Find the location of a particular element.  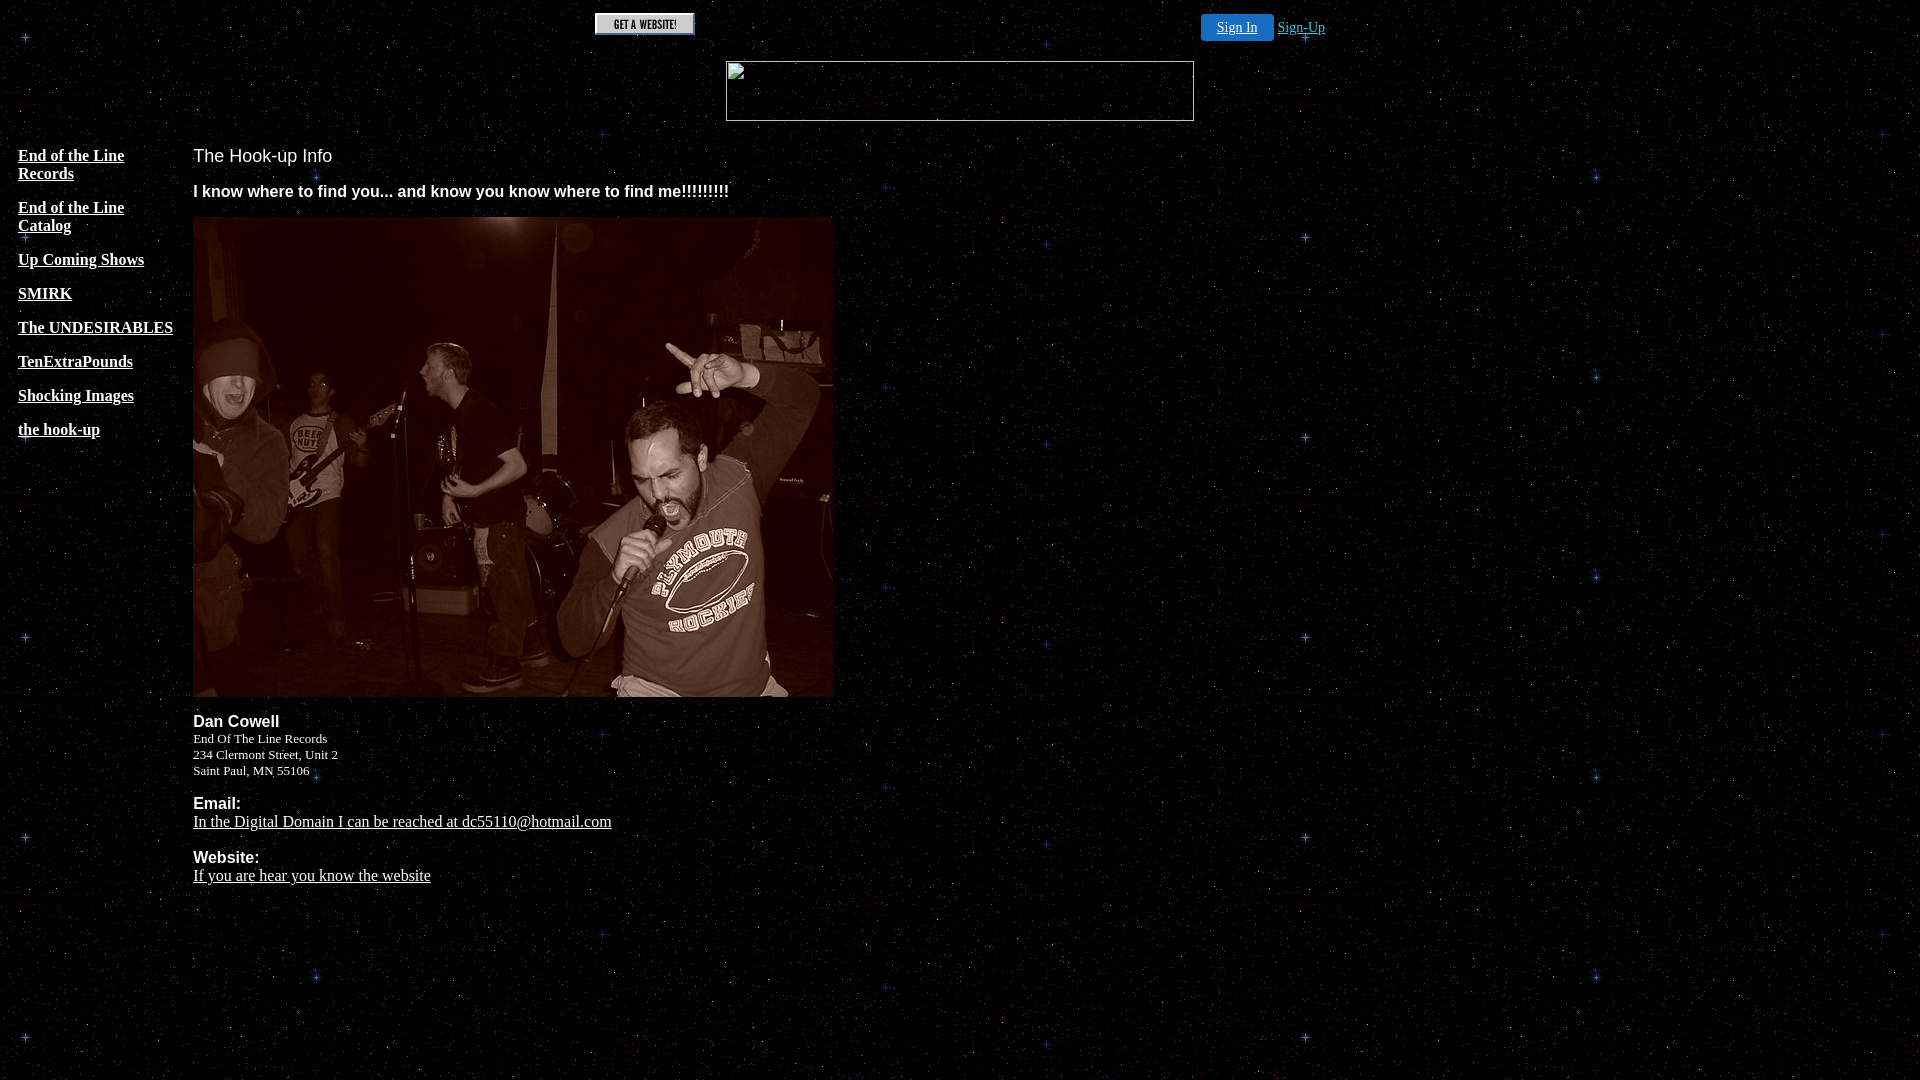

'The UNDESIRABLES' is located at coordinates (94, 326).